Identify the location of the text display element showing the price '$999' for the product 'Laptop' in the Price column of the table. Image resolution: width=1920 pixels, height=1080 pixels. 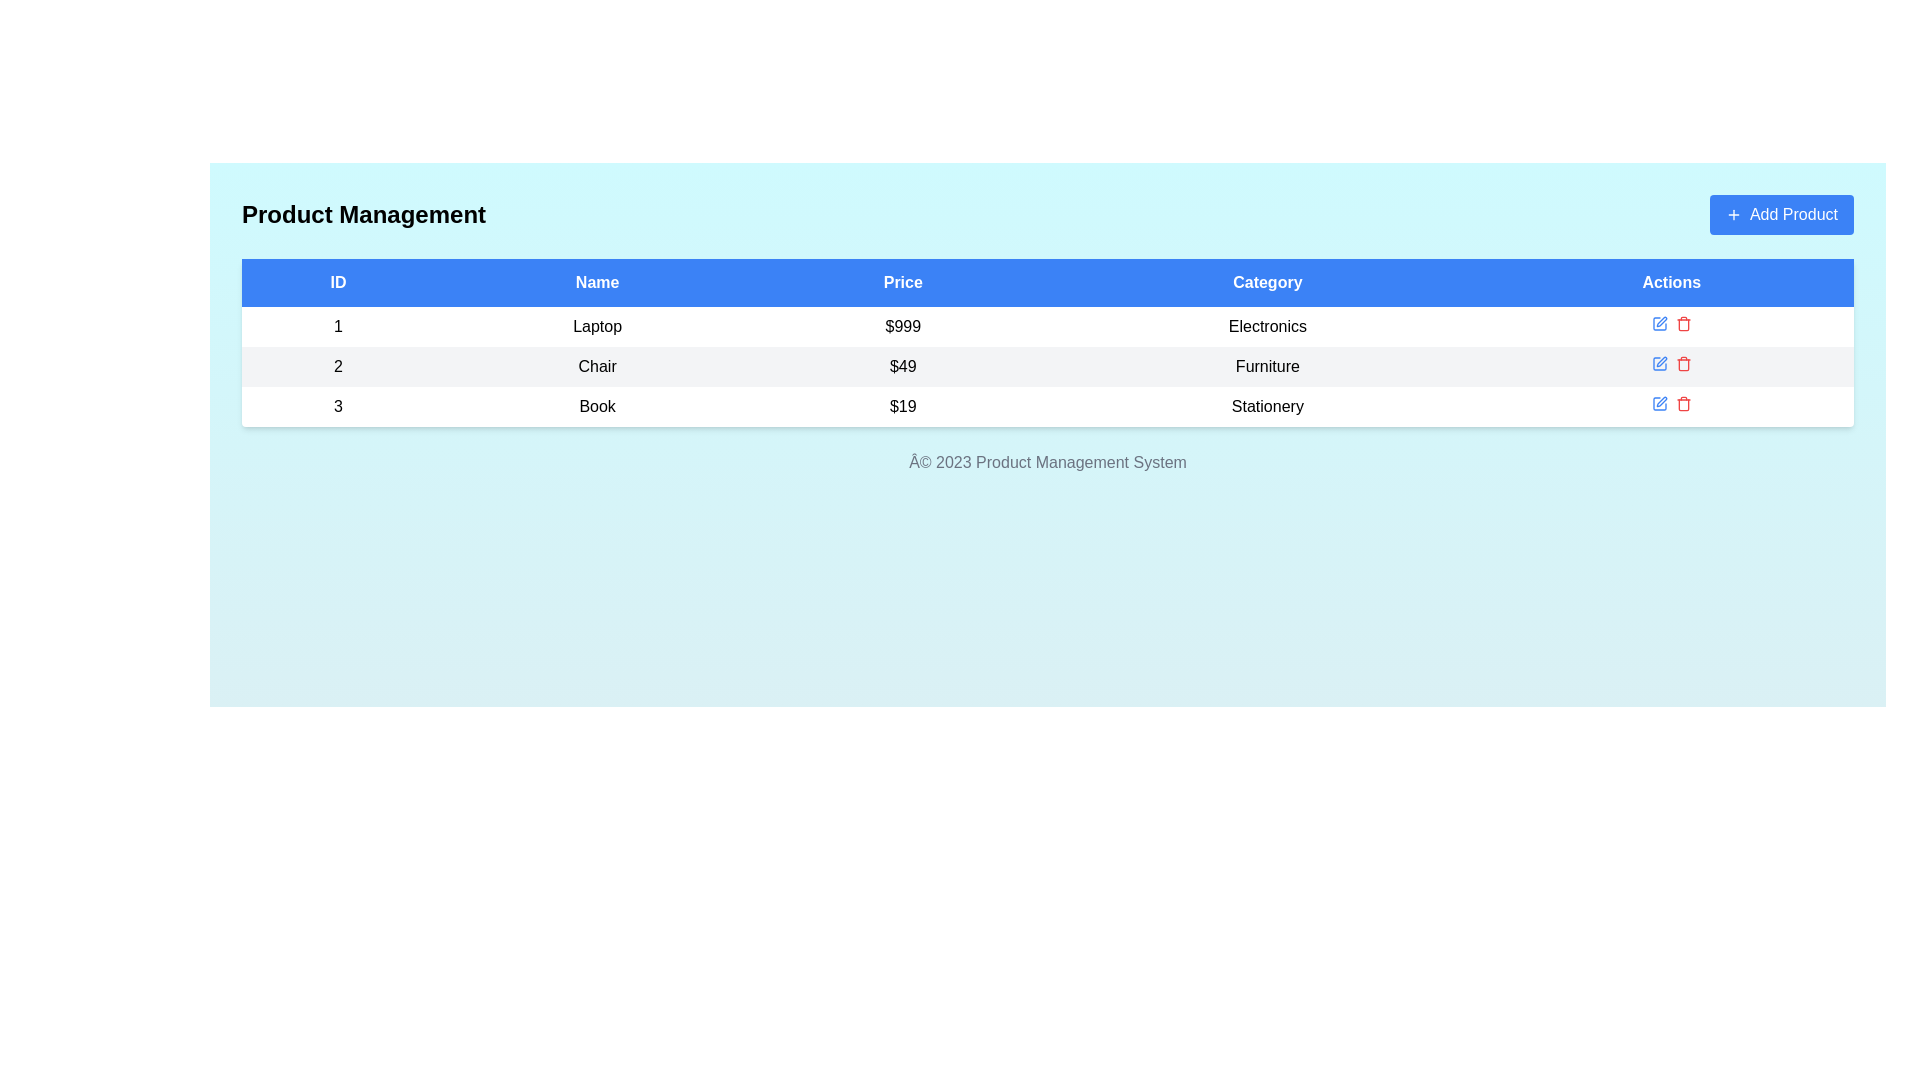
(902, 326).